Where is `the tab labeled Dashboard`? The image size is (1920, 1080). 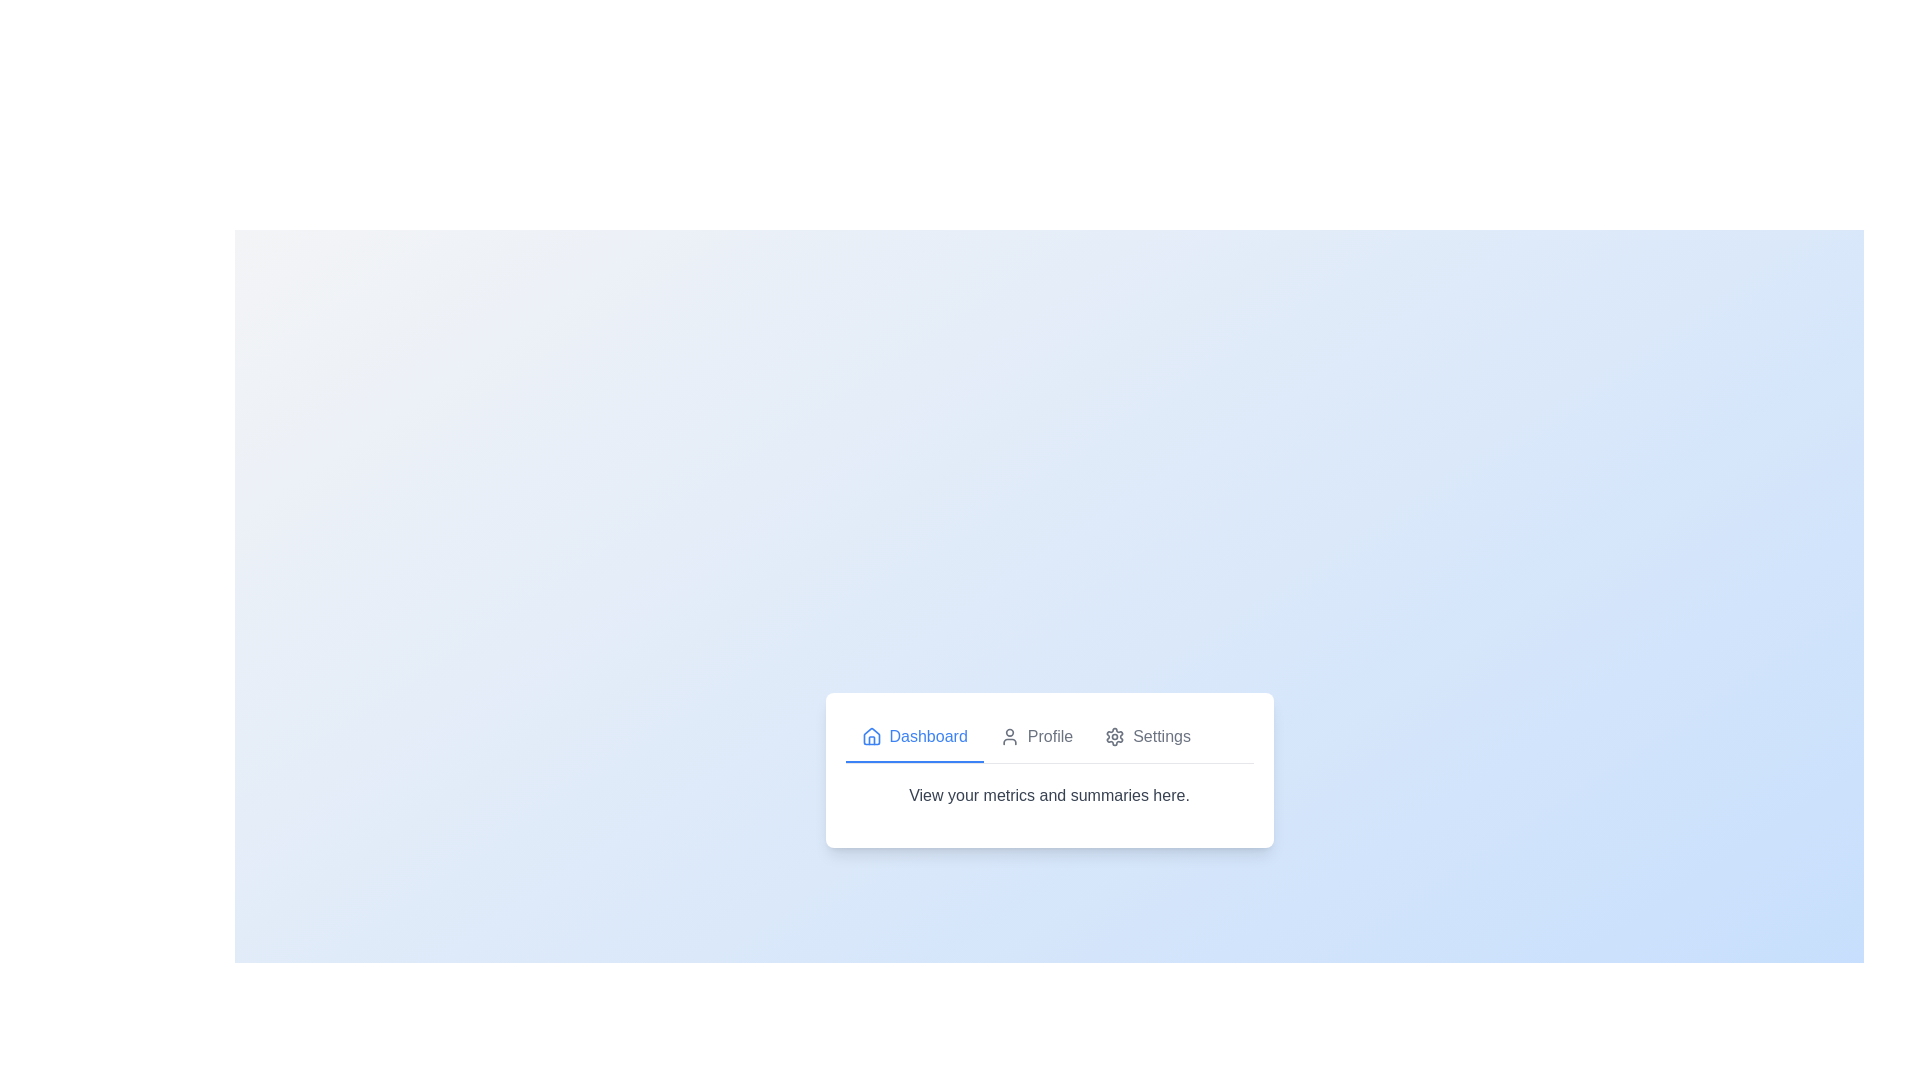
the tab labeled Dashboard is located at coordinates (913, 737).